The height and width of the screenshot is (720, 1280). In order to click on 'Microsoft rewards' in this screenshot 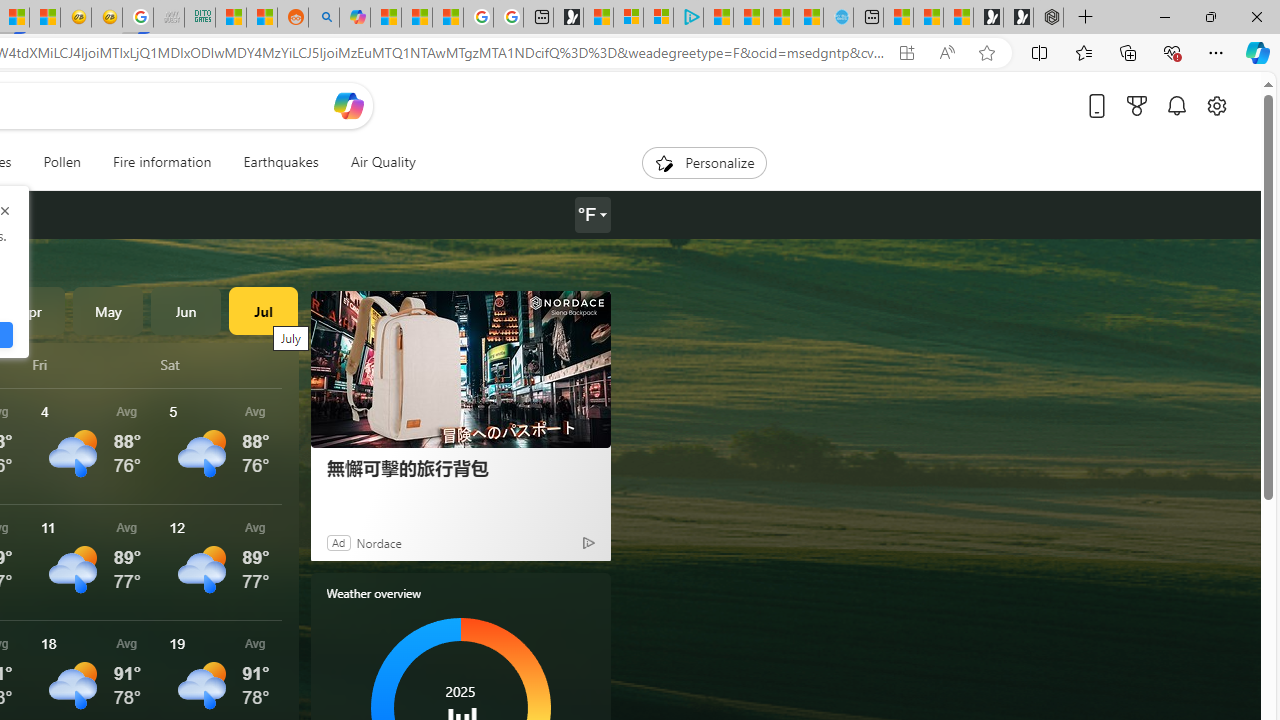, I will do `click(1137, 105)`.